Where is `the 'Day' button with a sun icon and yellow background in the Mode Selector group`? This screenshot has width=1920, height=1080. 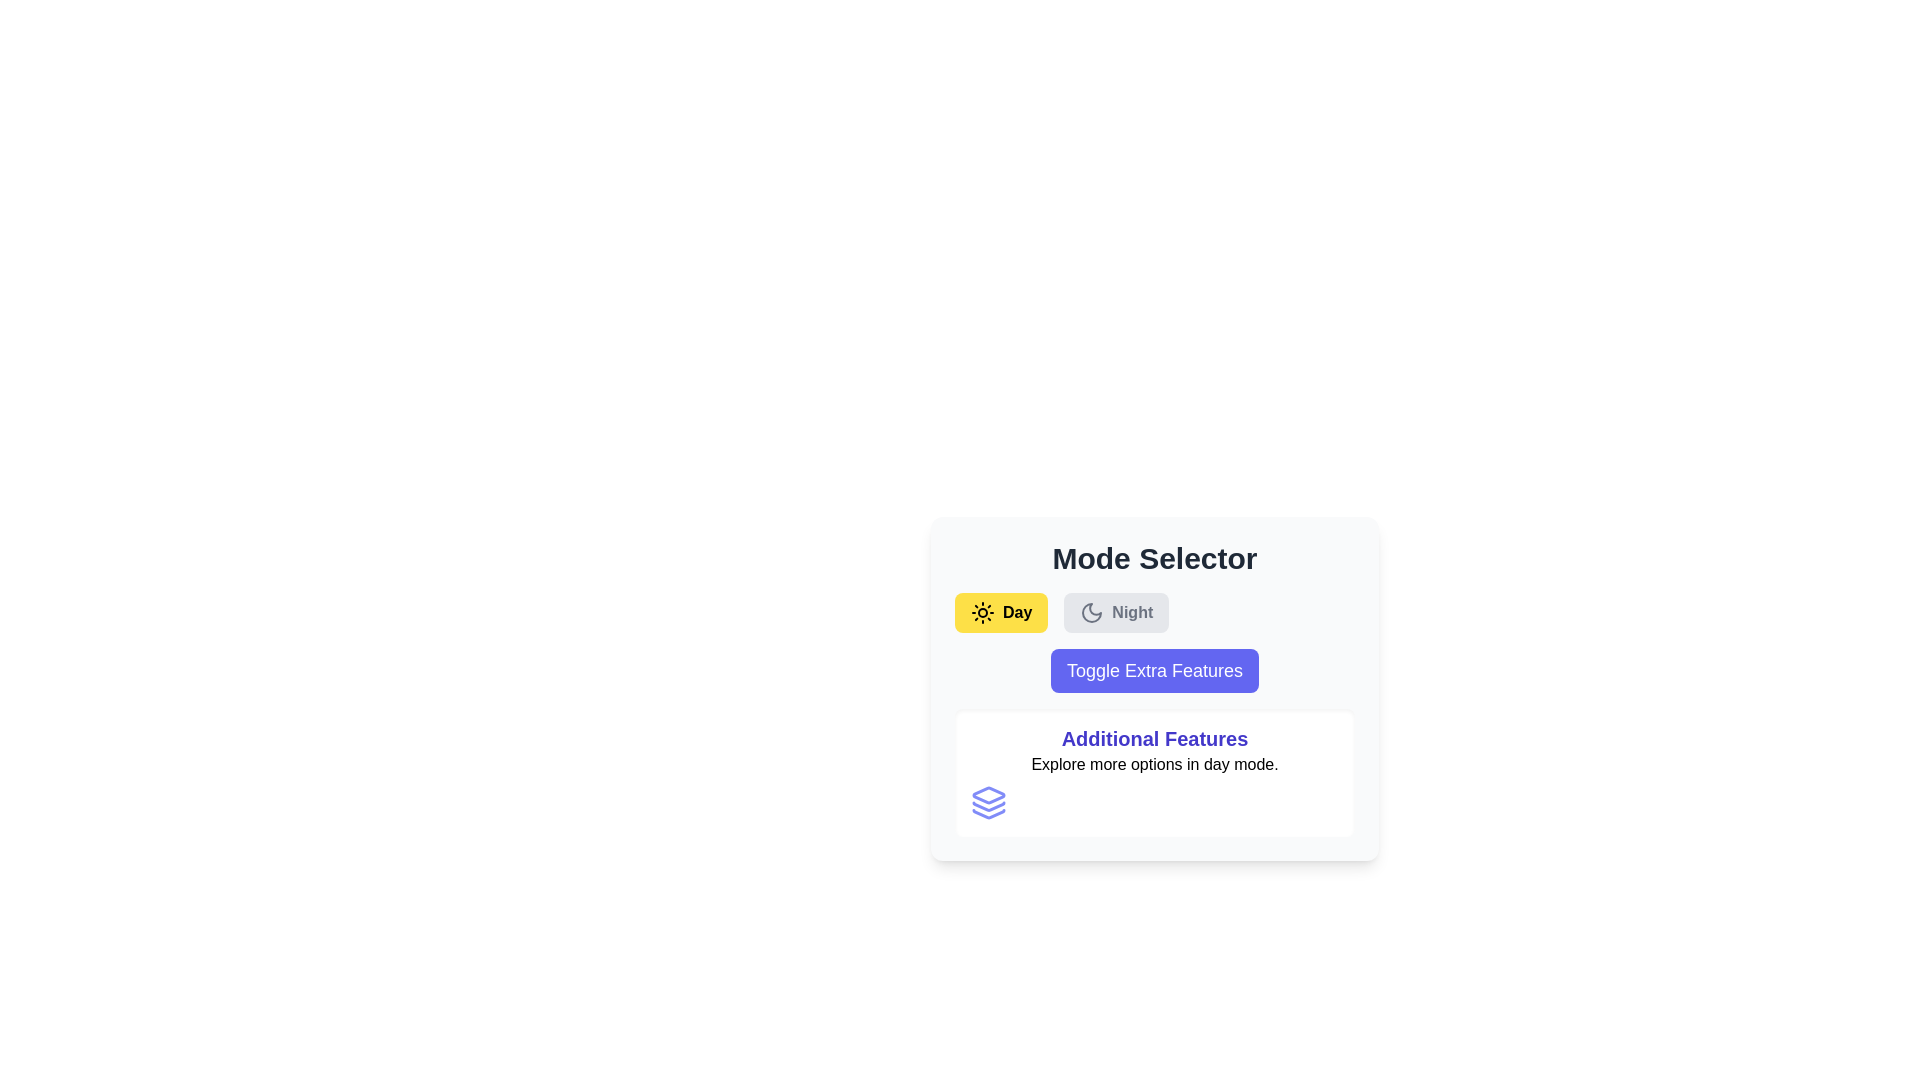 the 'Day' button with a sun icon and yellow background in the Mode Selector group is located at coordinates (1001, 612).